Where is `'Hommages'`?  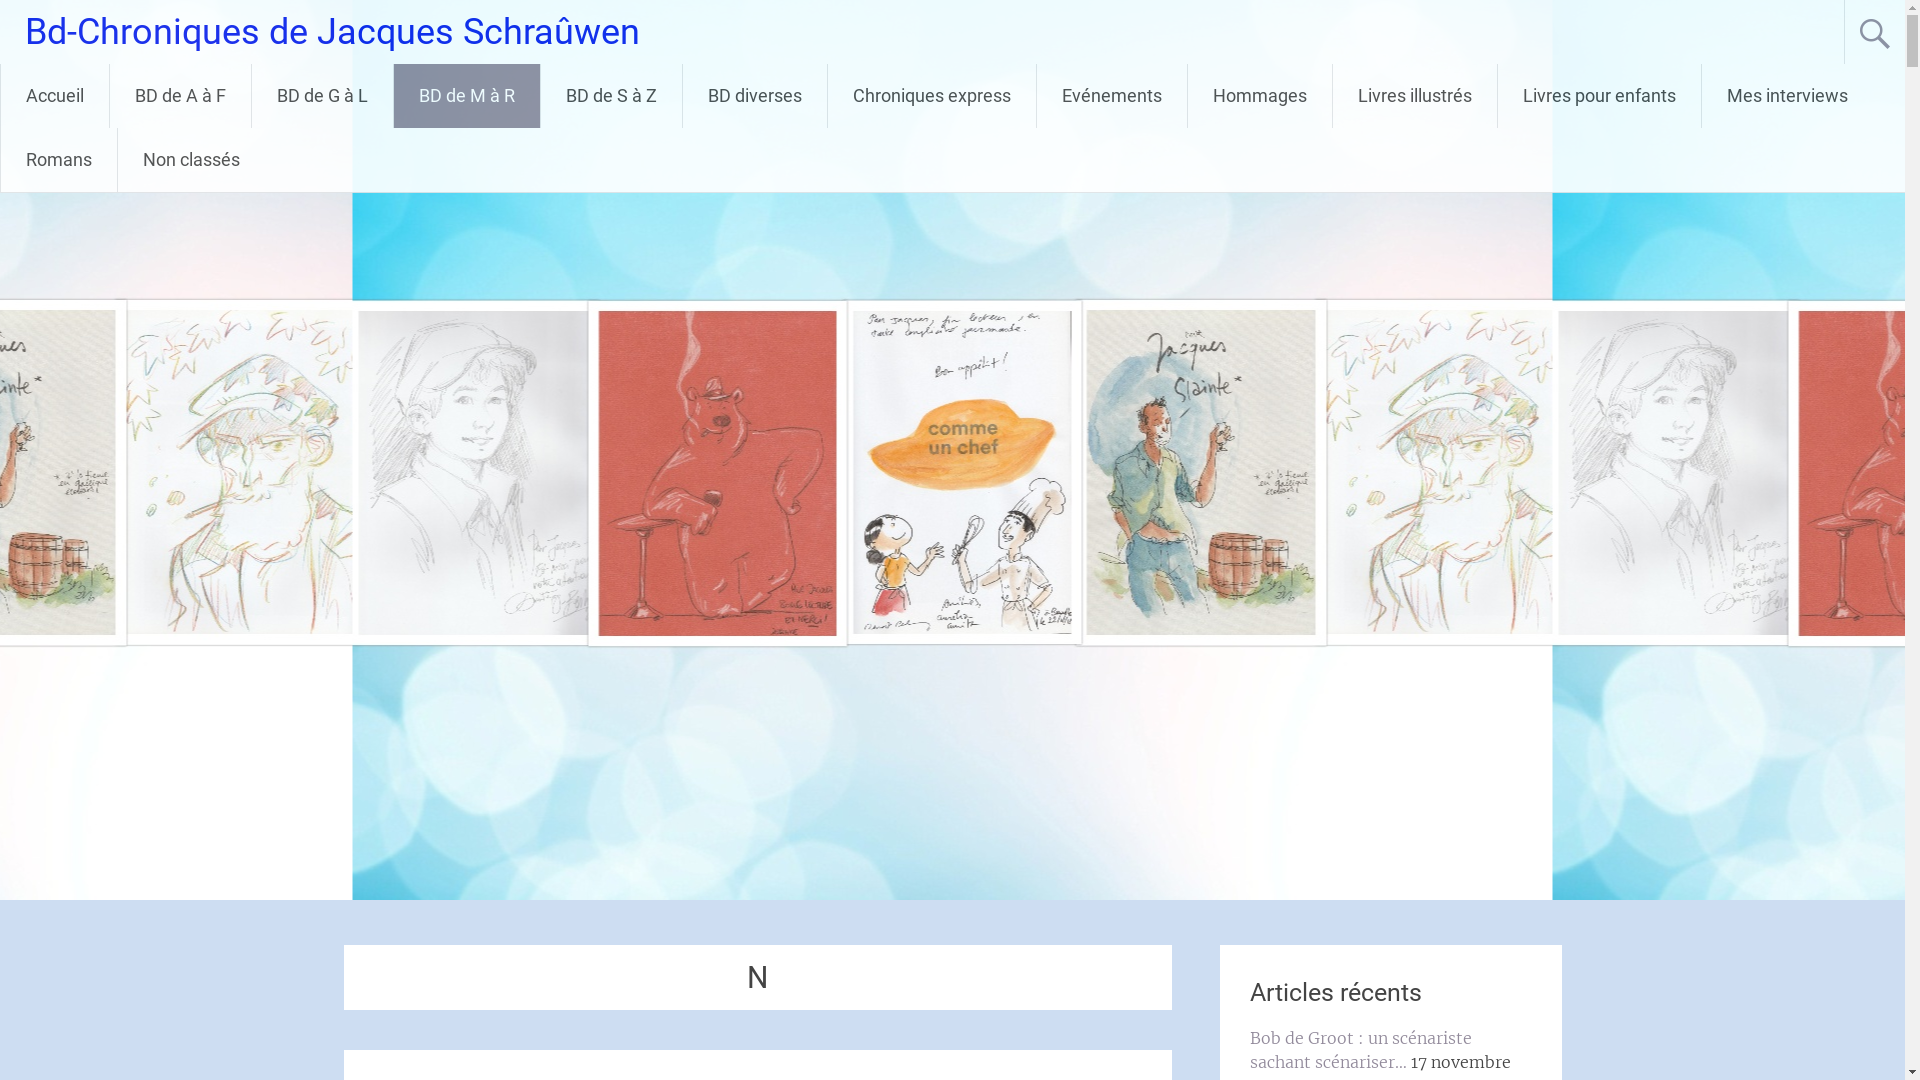 'Hommages' is located at coordinates (1258, 96).